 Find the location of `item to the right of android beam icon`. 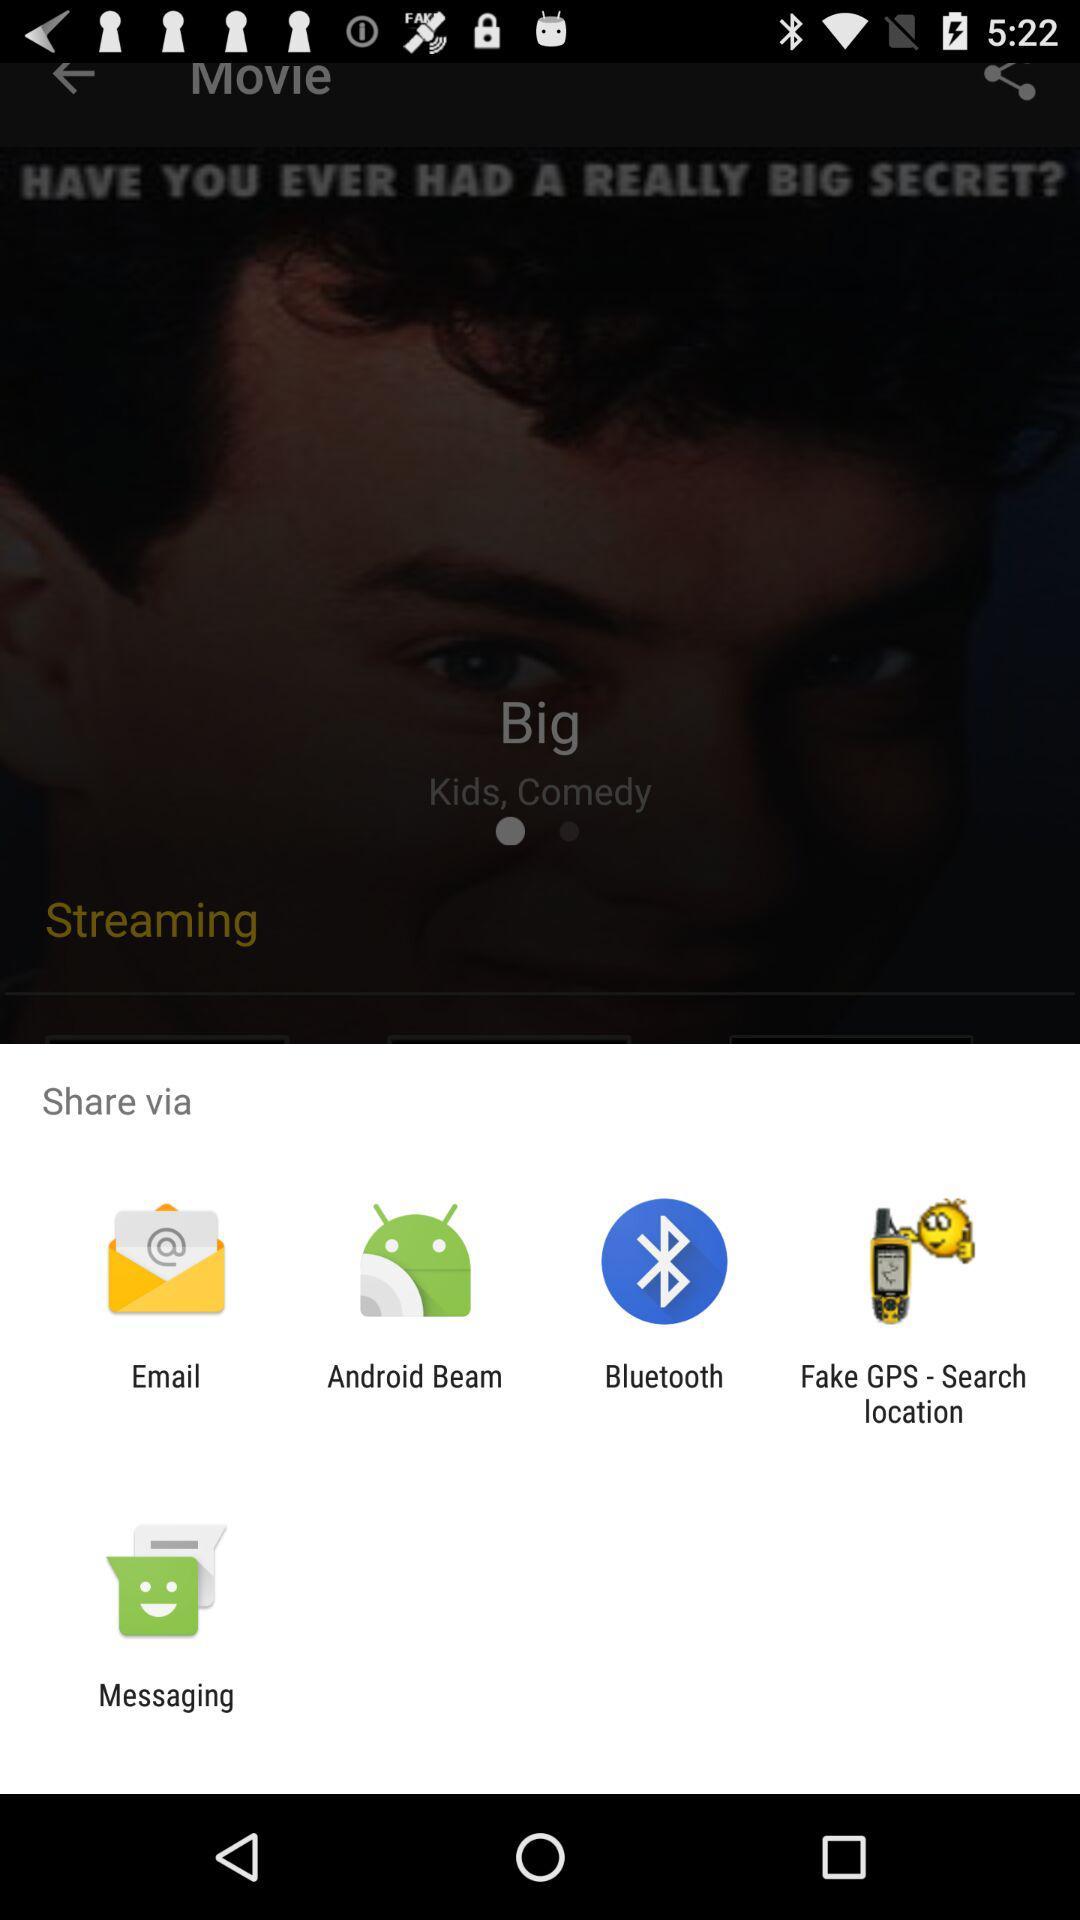

item to the right of android beam icon is located at coordinates (664, 1392).